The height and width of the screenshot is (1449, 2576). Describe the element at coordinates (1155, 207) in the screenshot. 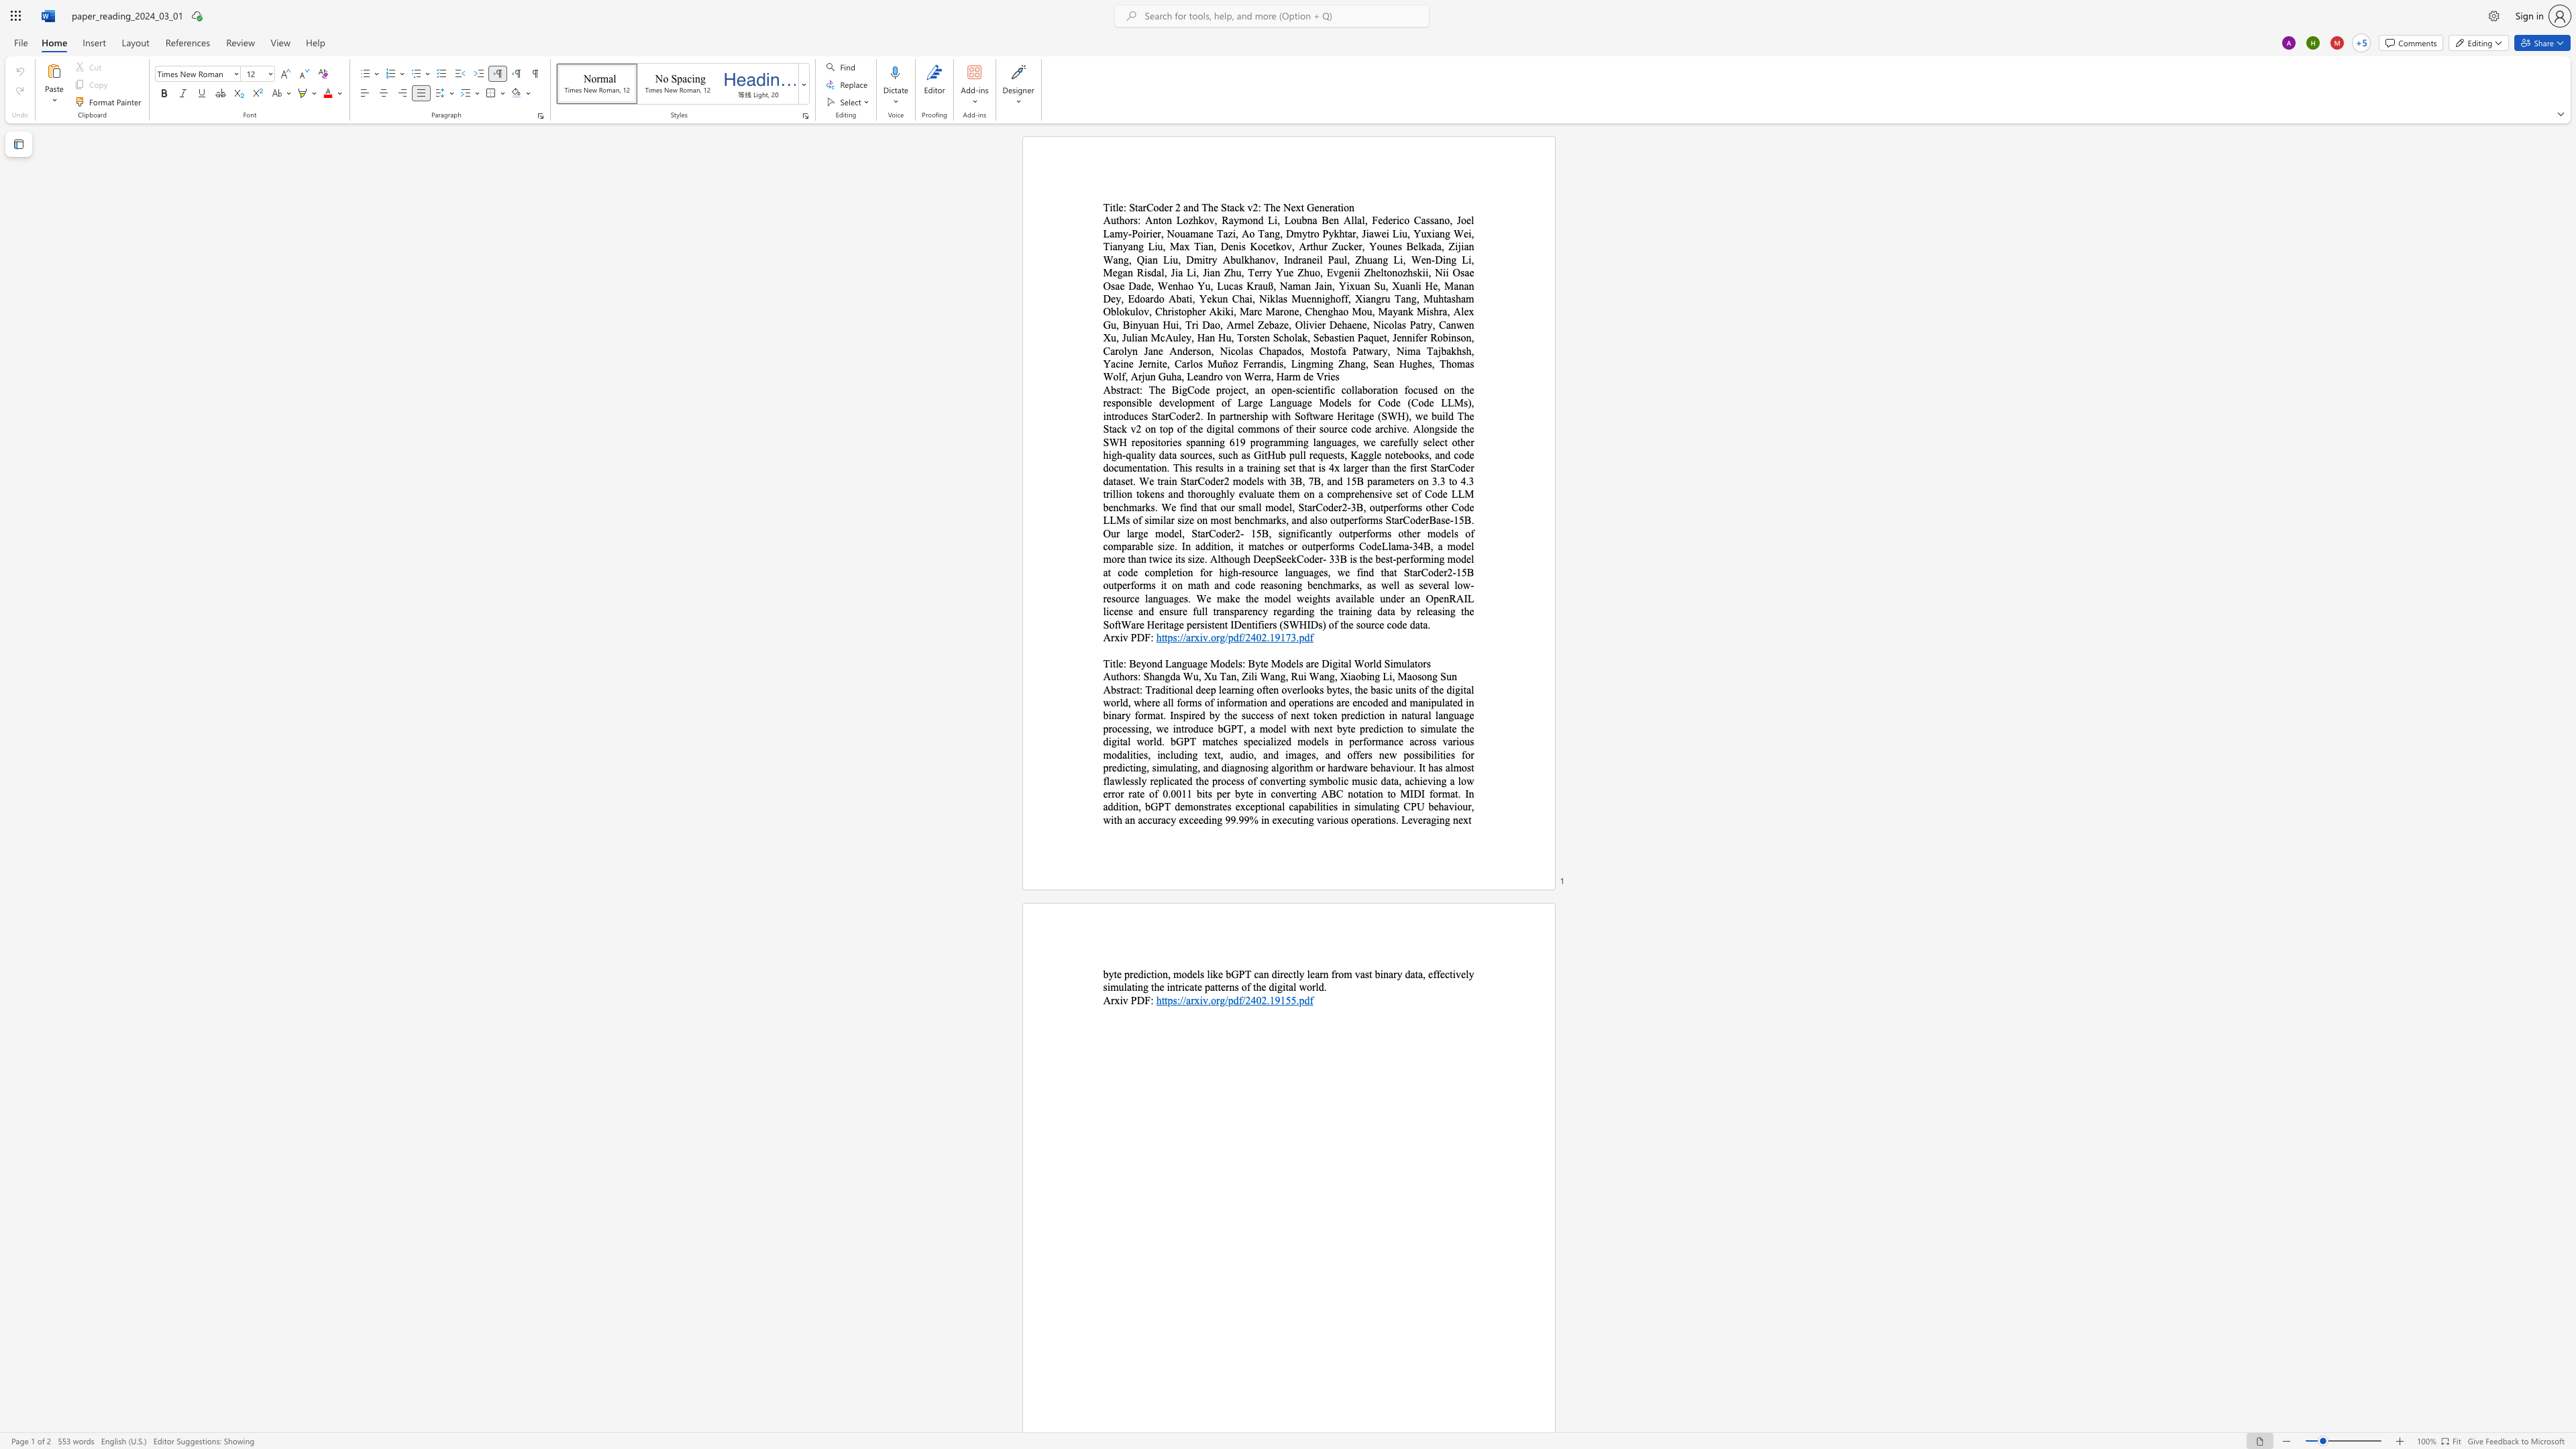

I see `the 1th character "o" in the text` at that location.